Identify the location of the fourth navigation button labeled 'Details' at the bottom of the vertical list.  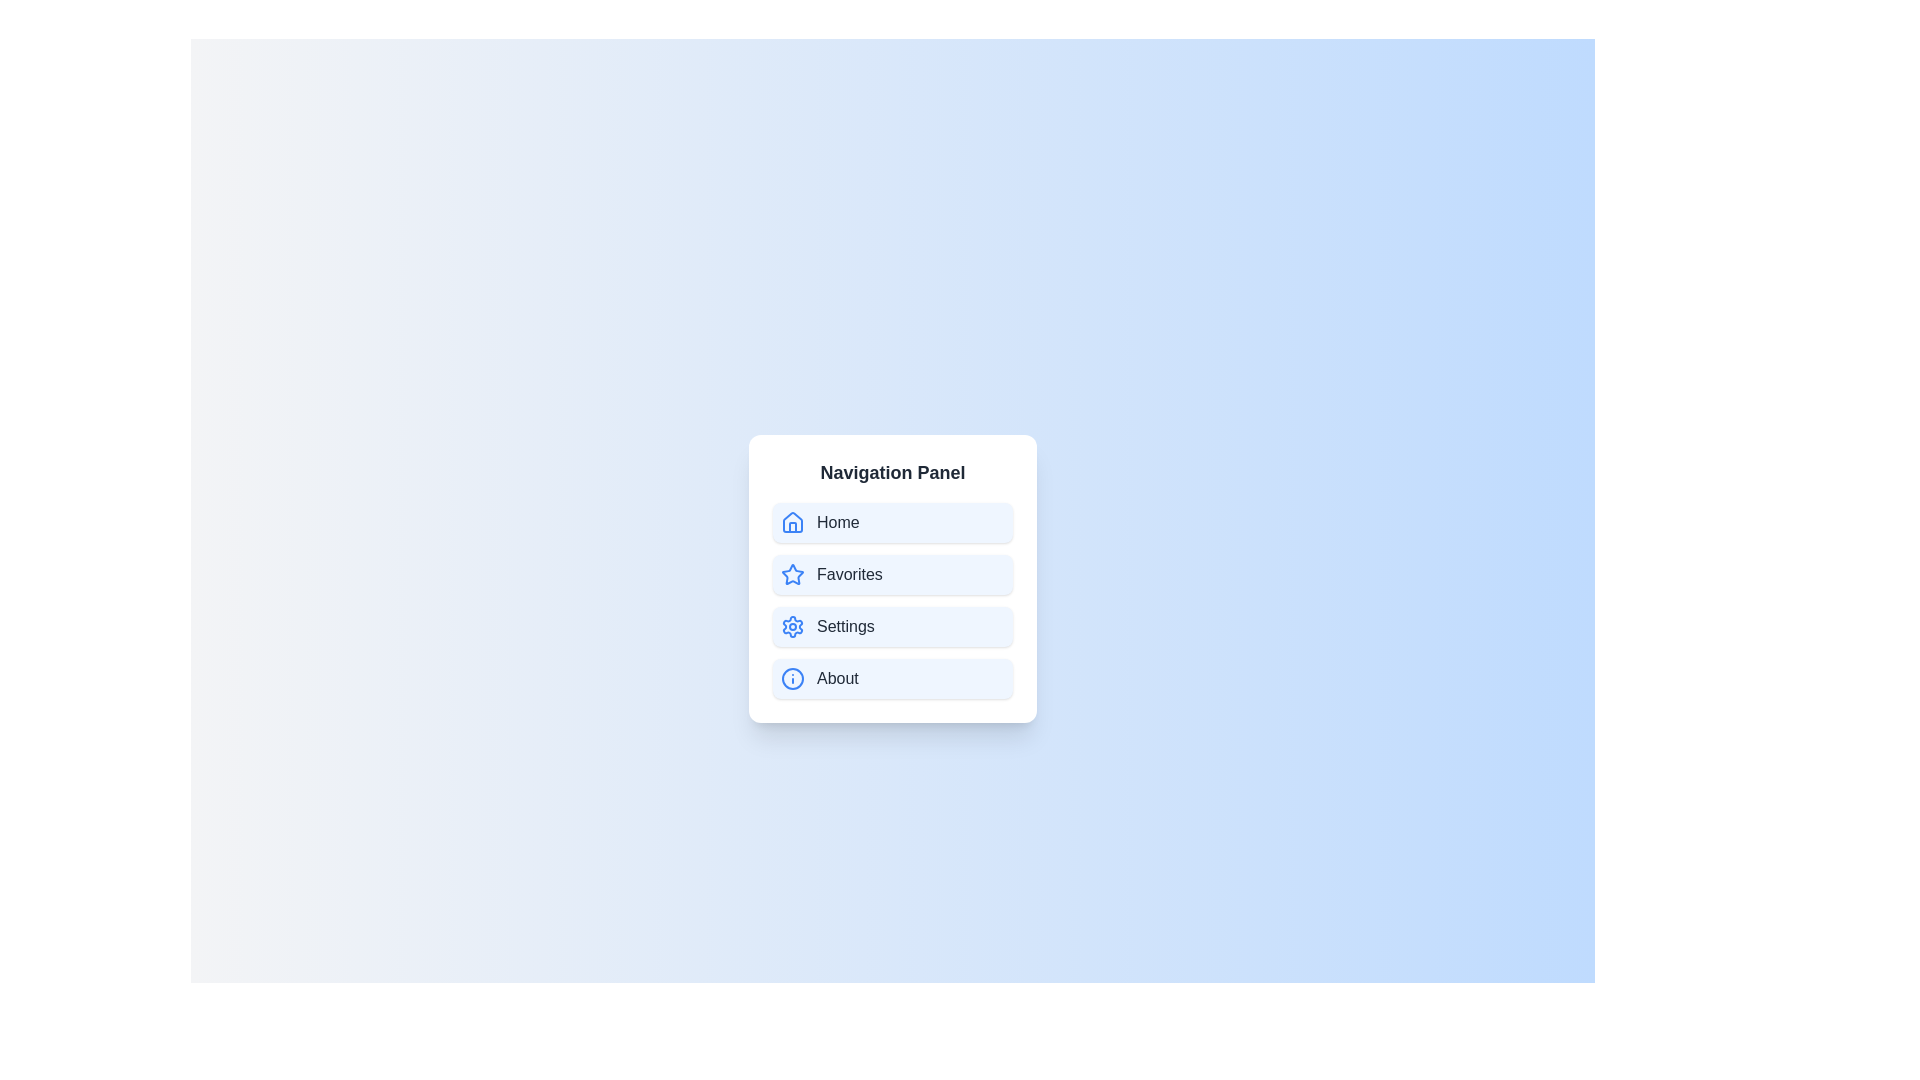
(891, 677).